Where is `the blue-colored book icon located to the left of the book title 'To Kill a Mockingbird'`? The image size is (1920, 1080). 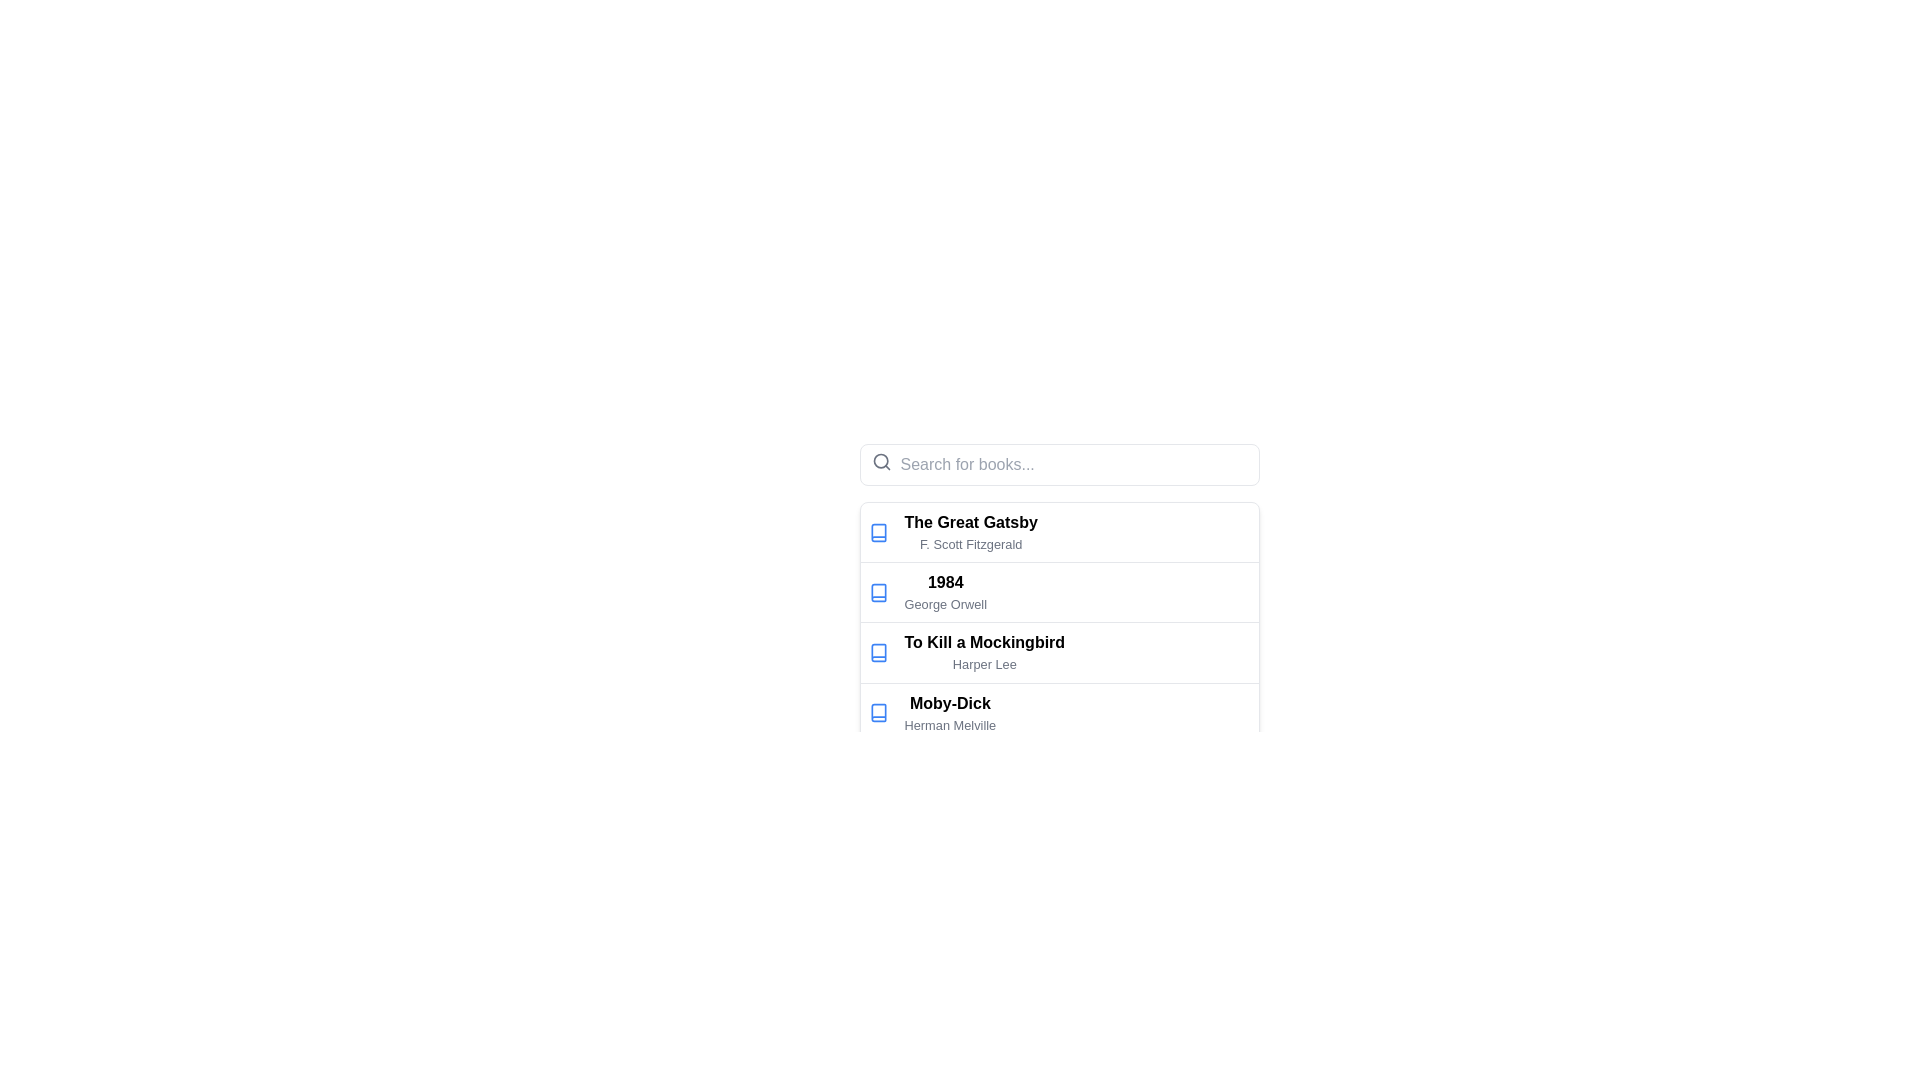 the blue-colored book icon located to the left of the book title 'To Kill a Mockingbird' is located at coordinates (878, 652).